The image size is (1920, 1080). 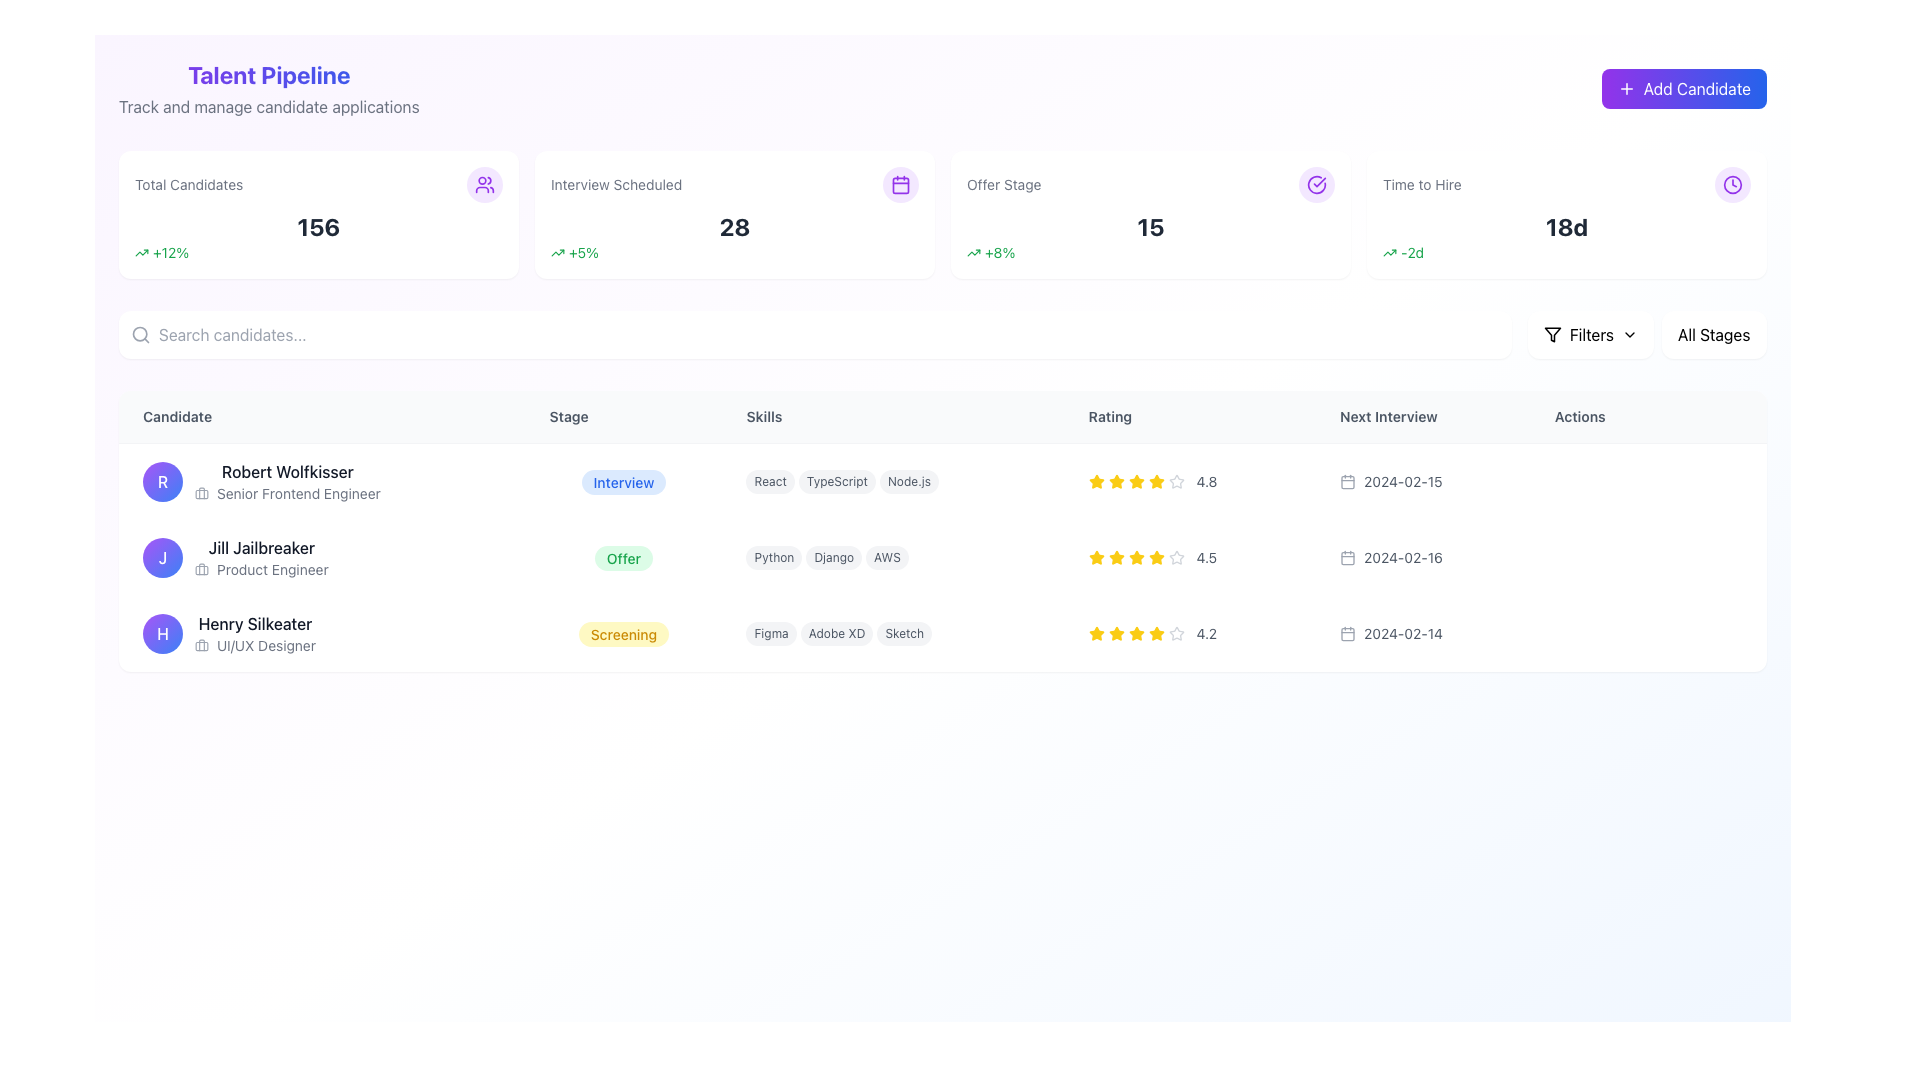 What do you see at coordinates (317, 215) in the screenshot?
I see `the Informational card displaying candidate metrics, located at the top-left corner of the grid layout` at bounding box center [317, 215].